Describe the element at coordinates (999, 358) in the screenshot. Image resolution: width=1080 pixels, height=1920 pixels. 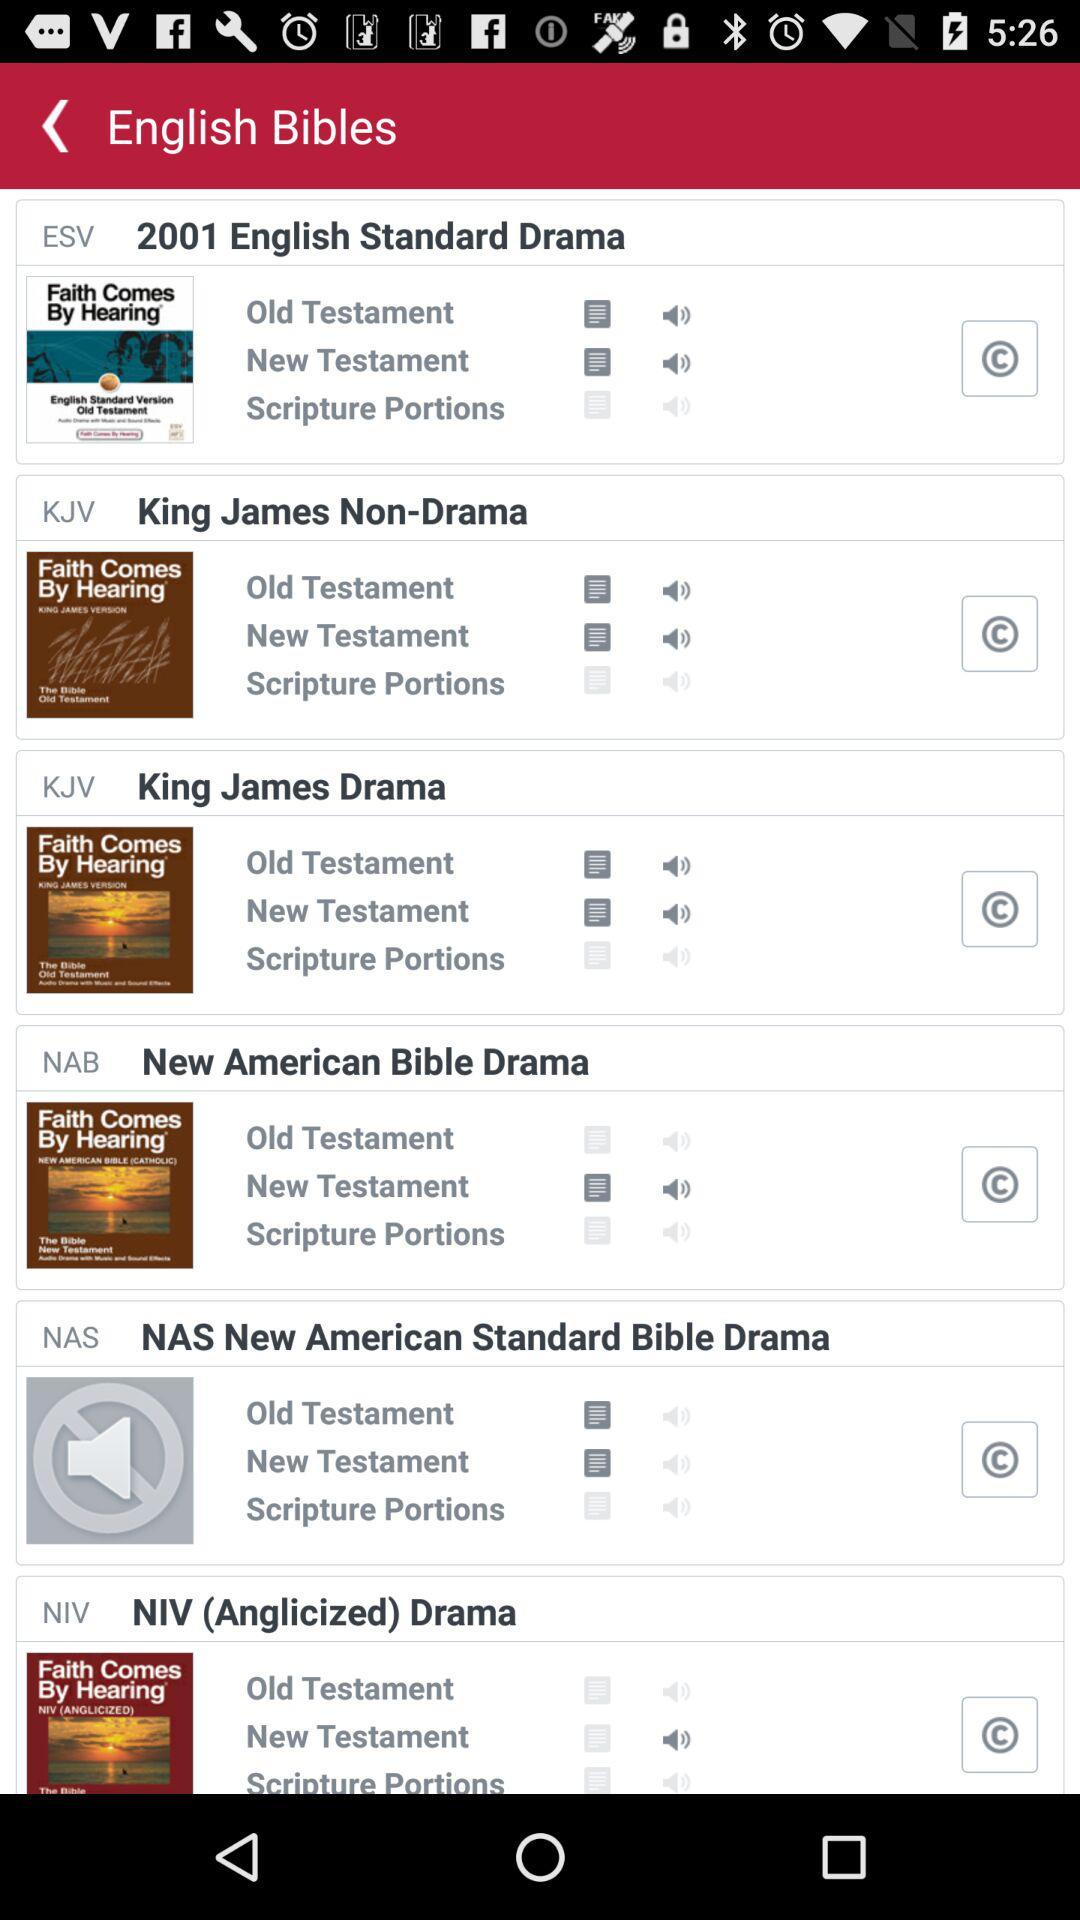
I see `see copyright` at that location.